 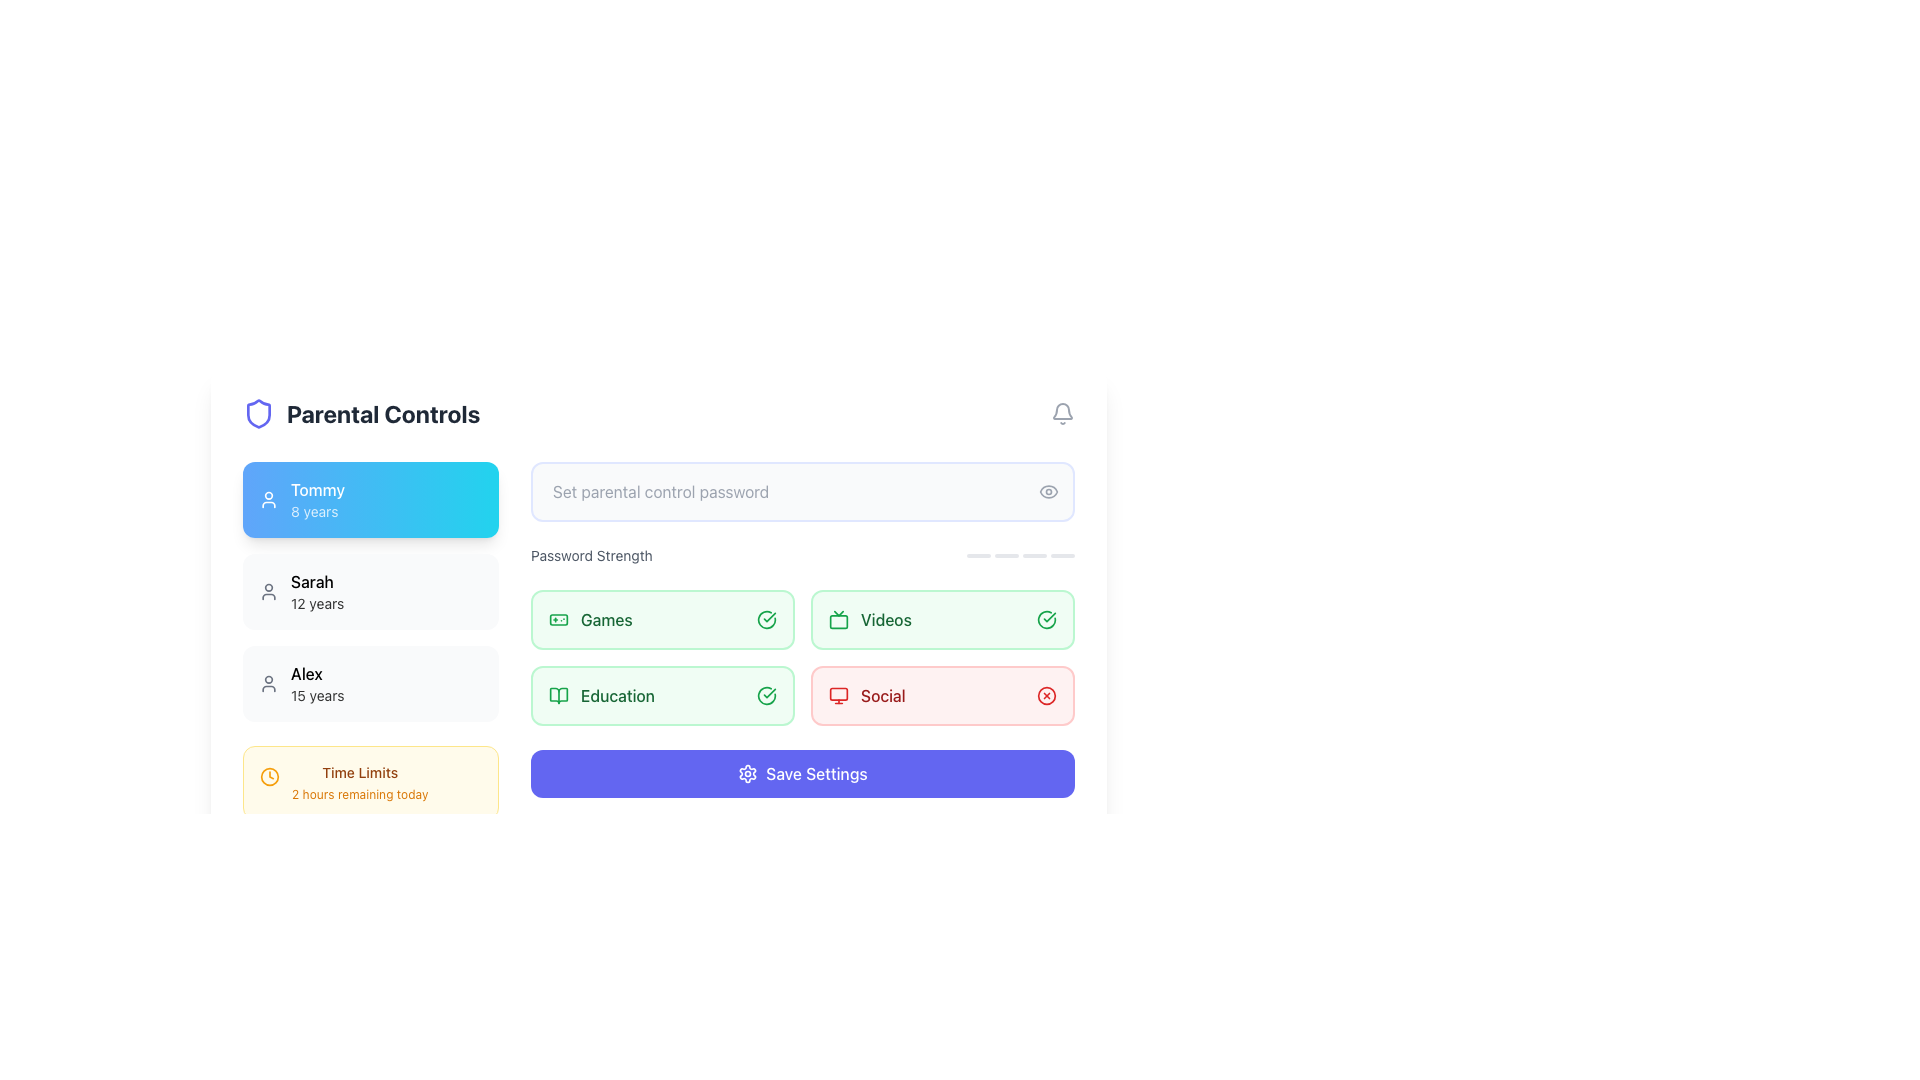 I want to click on the 'Games' text label in the parental controls interface, which is located to the right of the green gamepad icon, so click(x=605, y=619).